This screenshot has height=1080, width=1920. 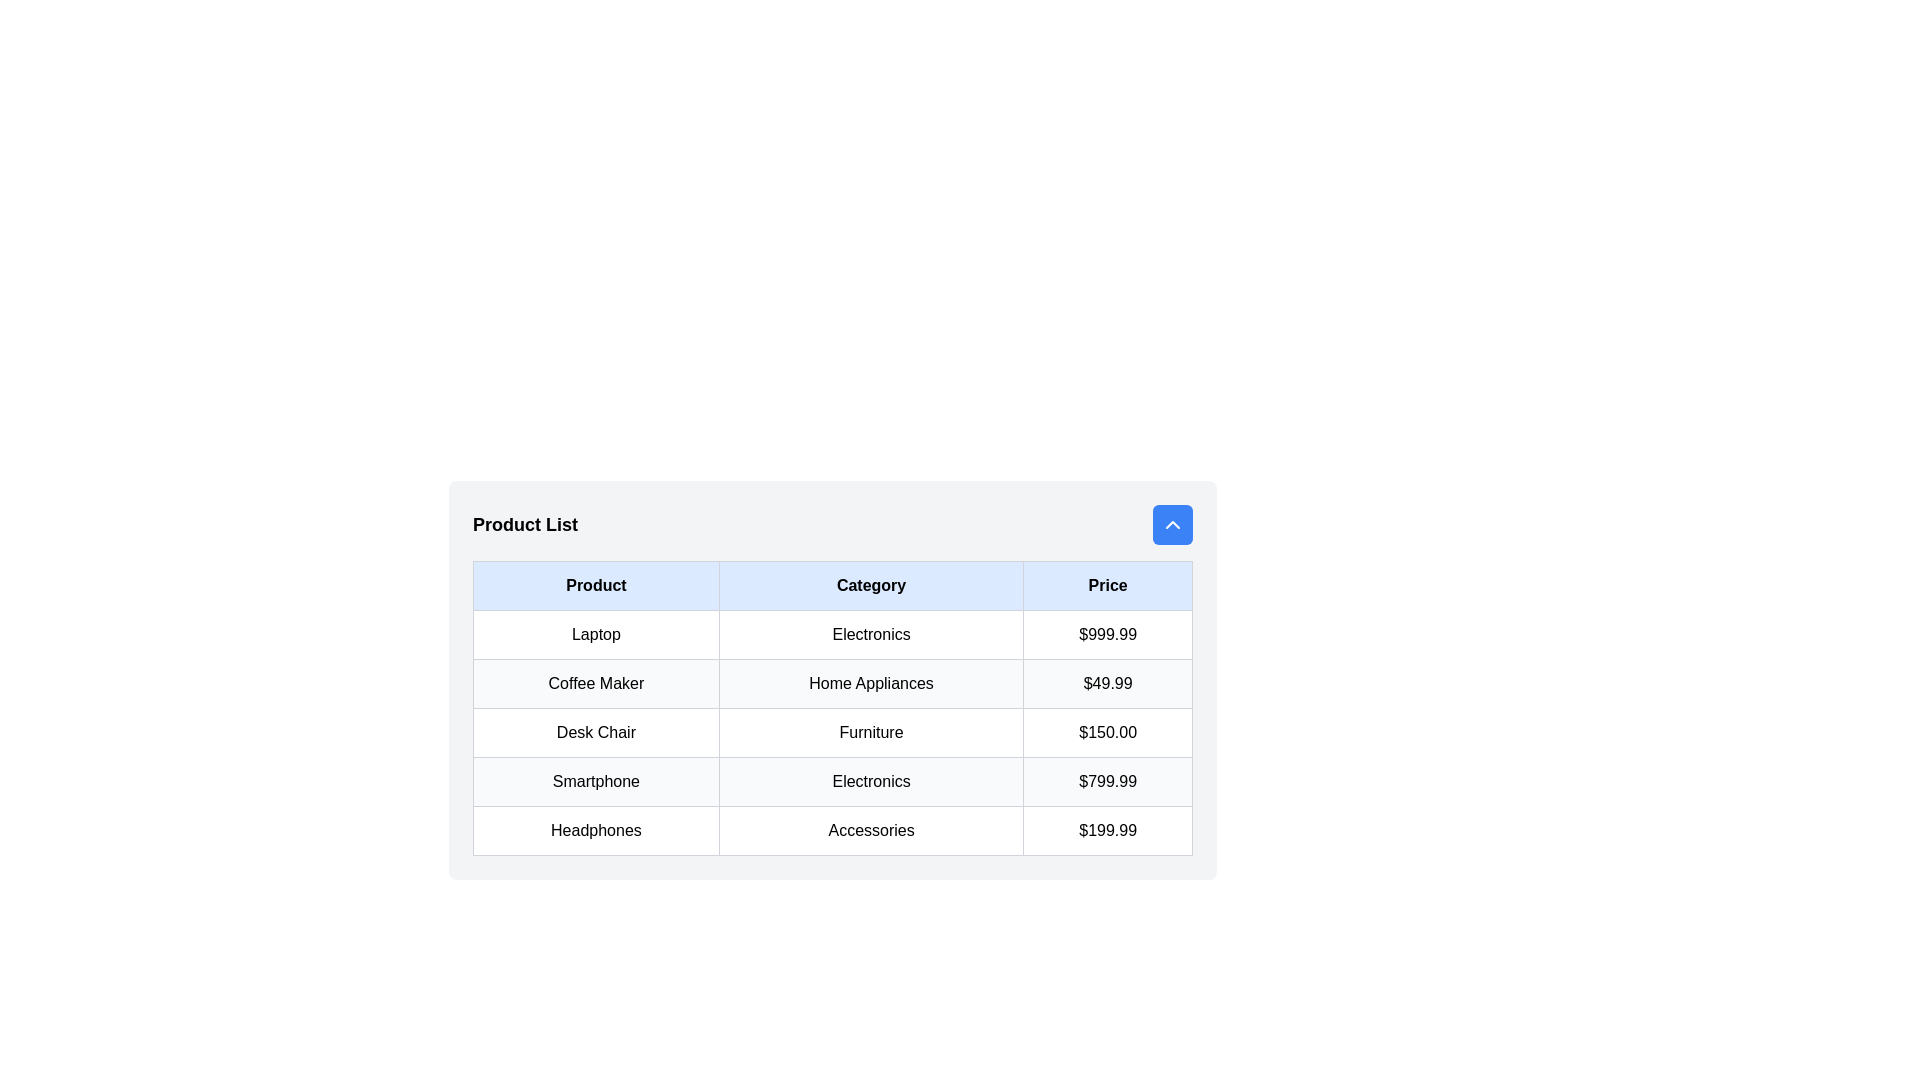 What do you see at coordinates (595, 732) in the screenshot?
I see `text displayed in the Text label for the product name 'Desk Chair' located in the third row of the tabular data grid under the 'Product' column heading` at bounding box center [595, 732].